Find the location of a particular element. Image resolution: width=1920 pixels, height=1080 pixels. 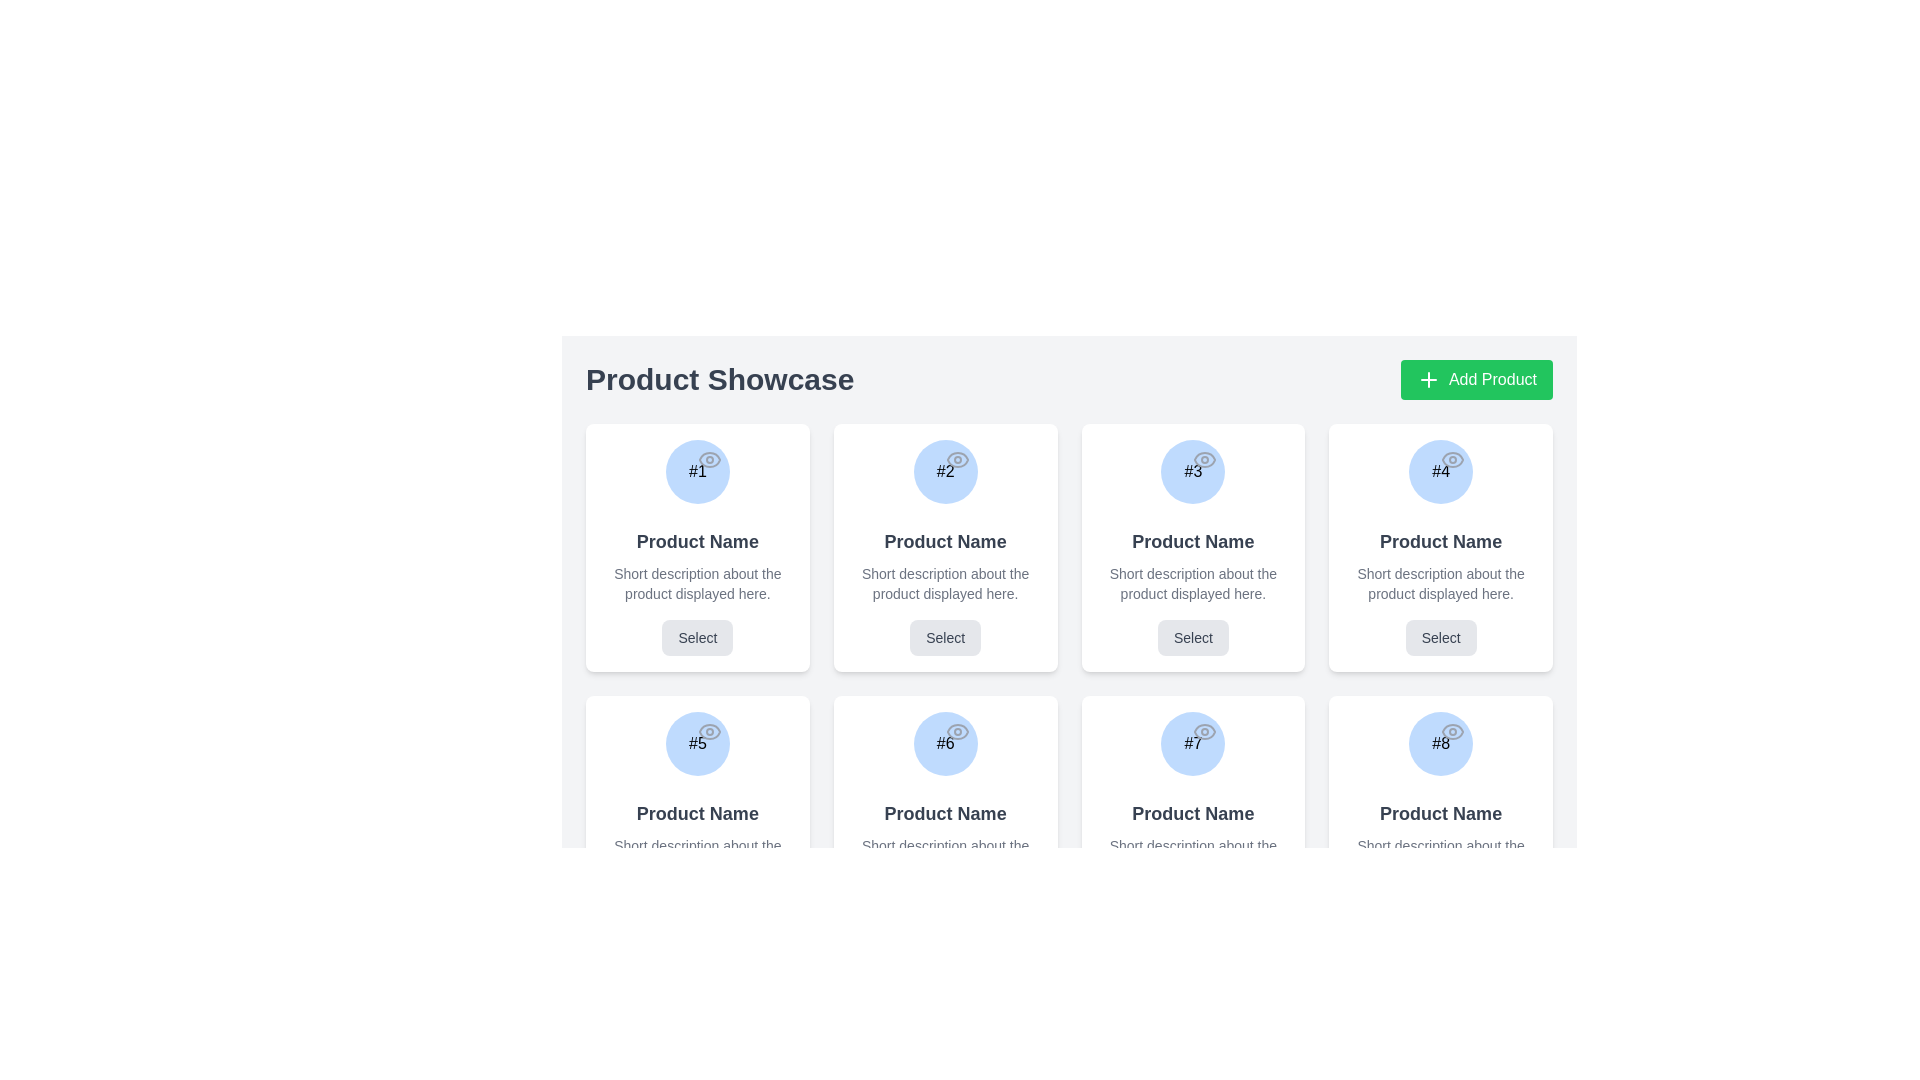

the text label displaying '#2' that is embedded within a light blue circular badge located at the top-center of a card in the second column of the first row is located at coordinates (944, 471).